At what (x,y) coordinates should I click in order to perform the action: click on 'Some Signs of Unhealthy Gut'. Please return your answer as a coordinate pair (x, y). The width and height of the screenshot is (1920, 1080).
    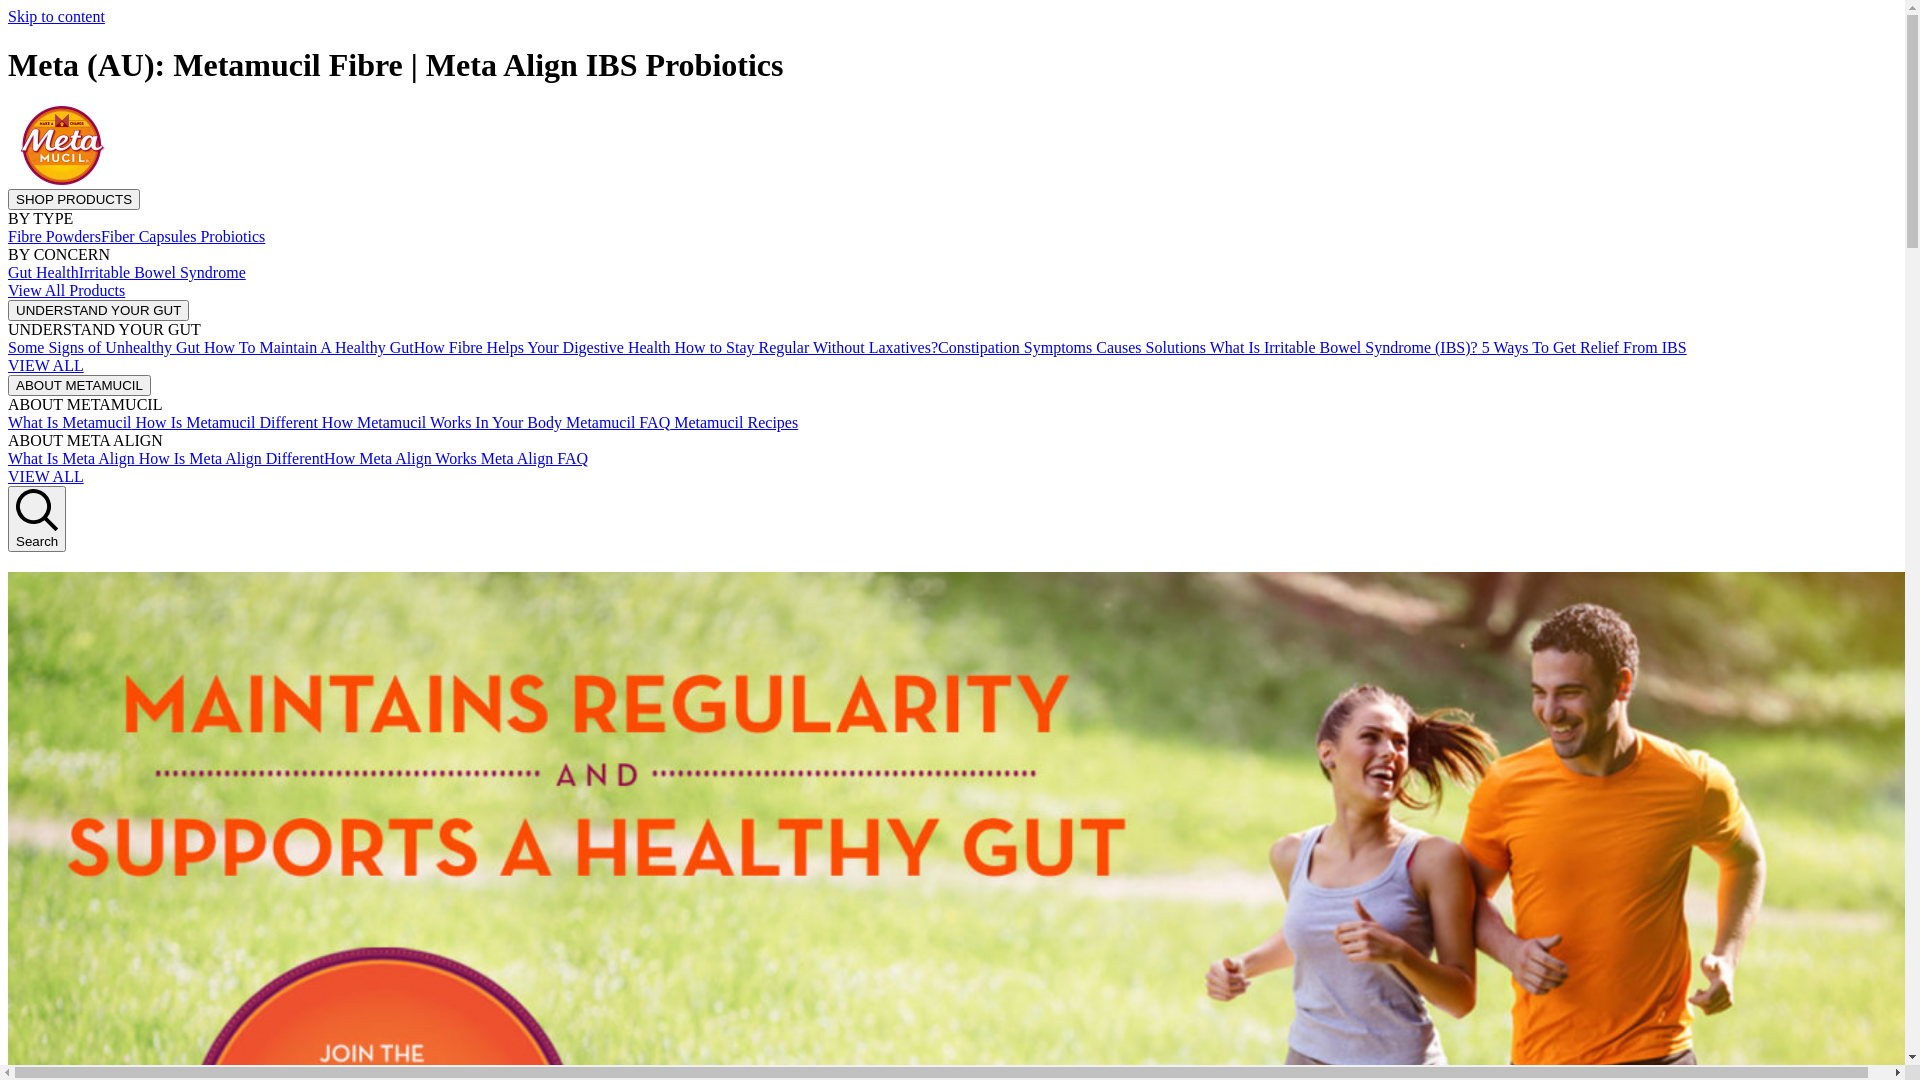
    Looking at the image, I should click on (103, 346).